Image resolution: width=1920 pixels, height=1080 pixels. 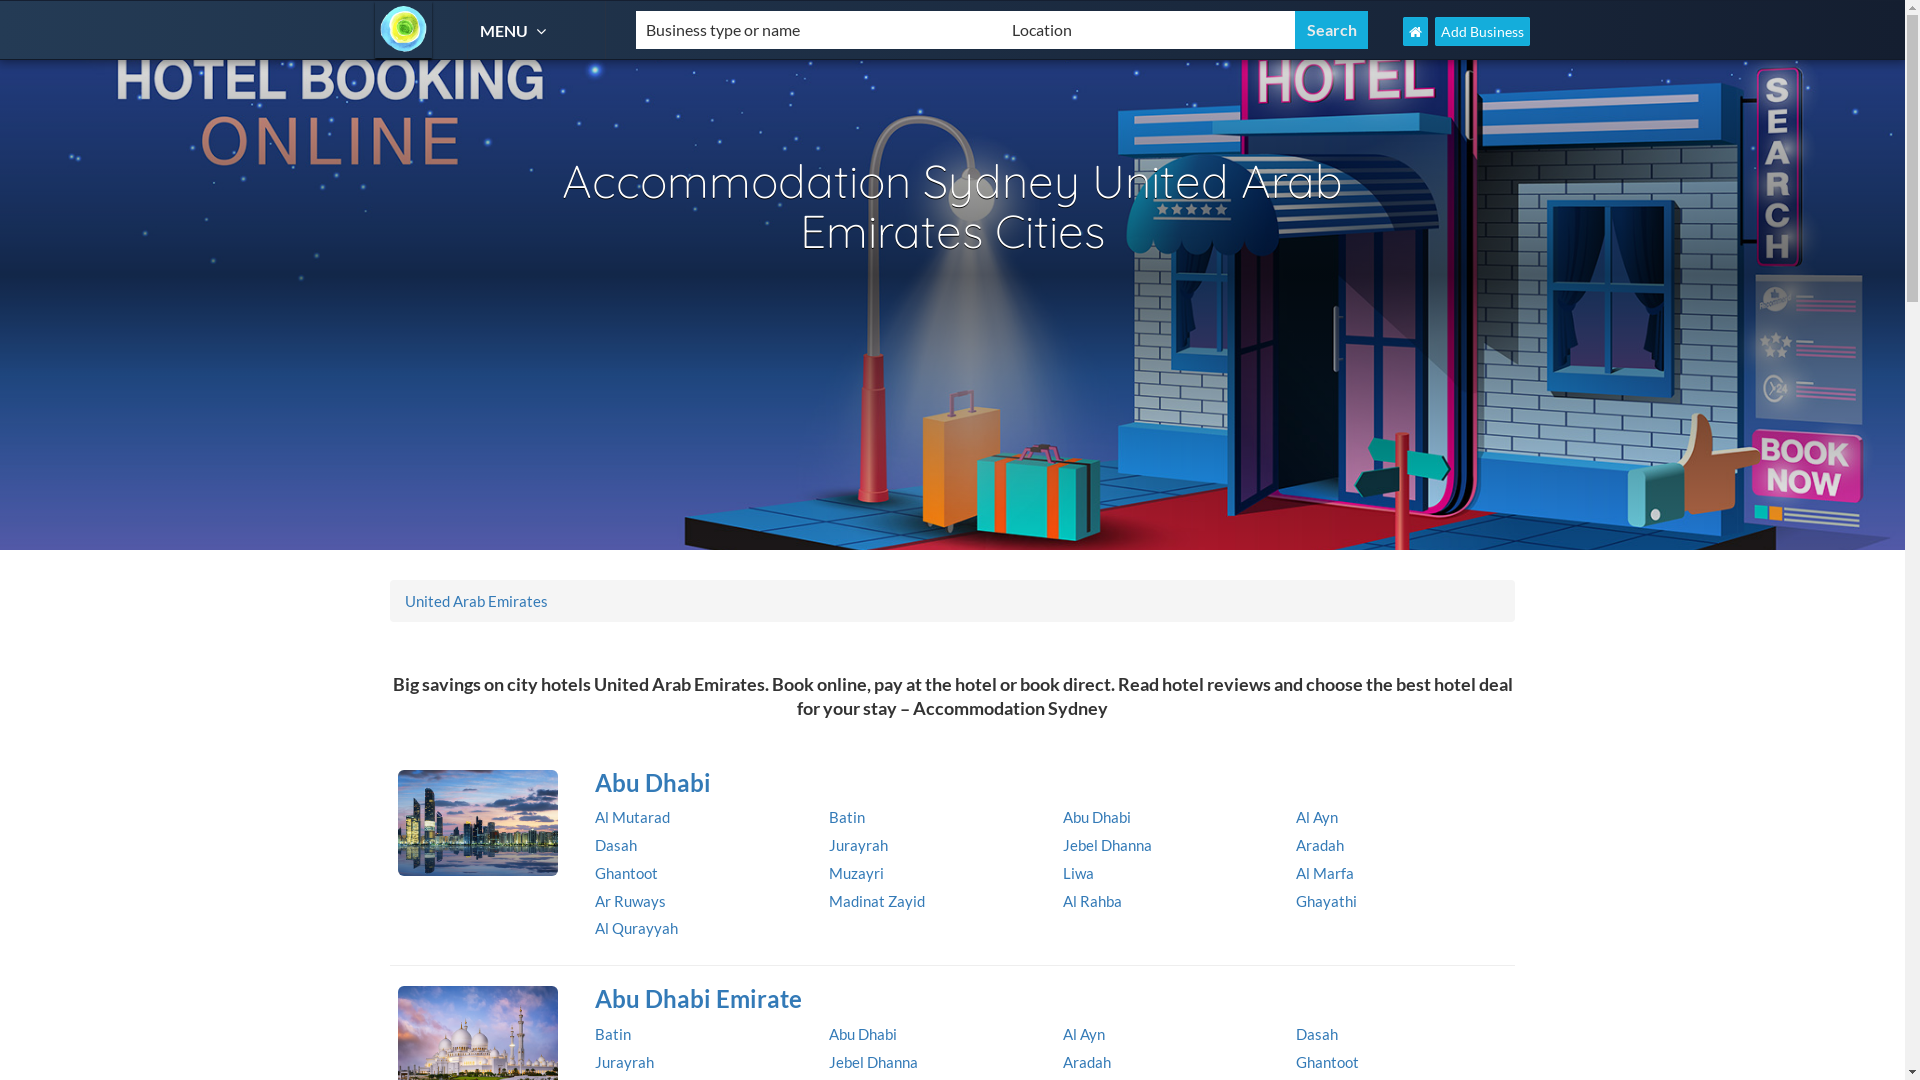 I want to click on 'Jurayrah', so click(x=623, y=1060).